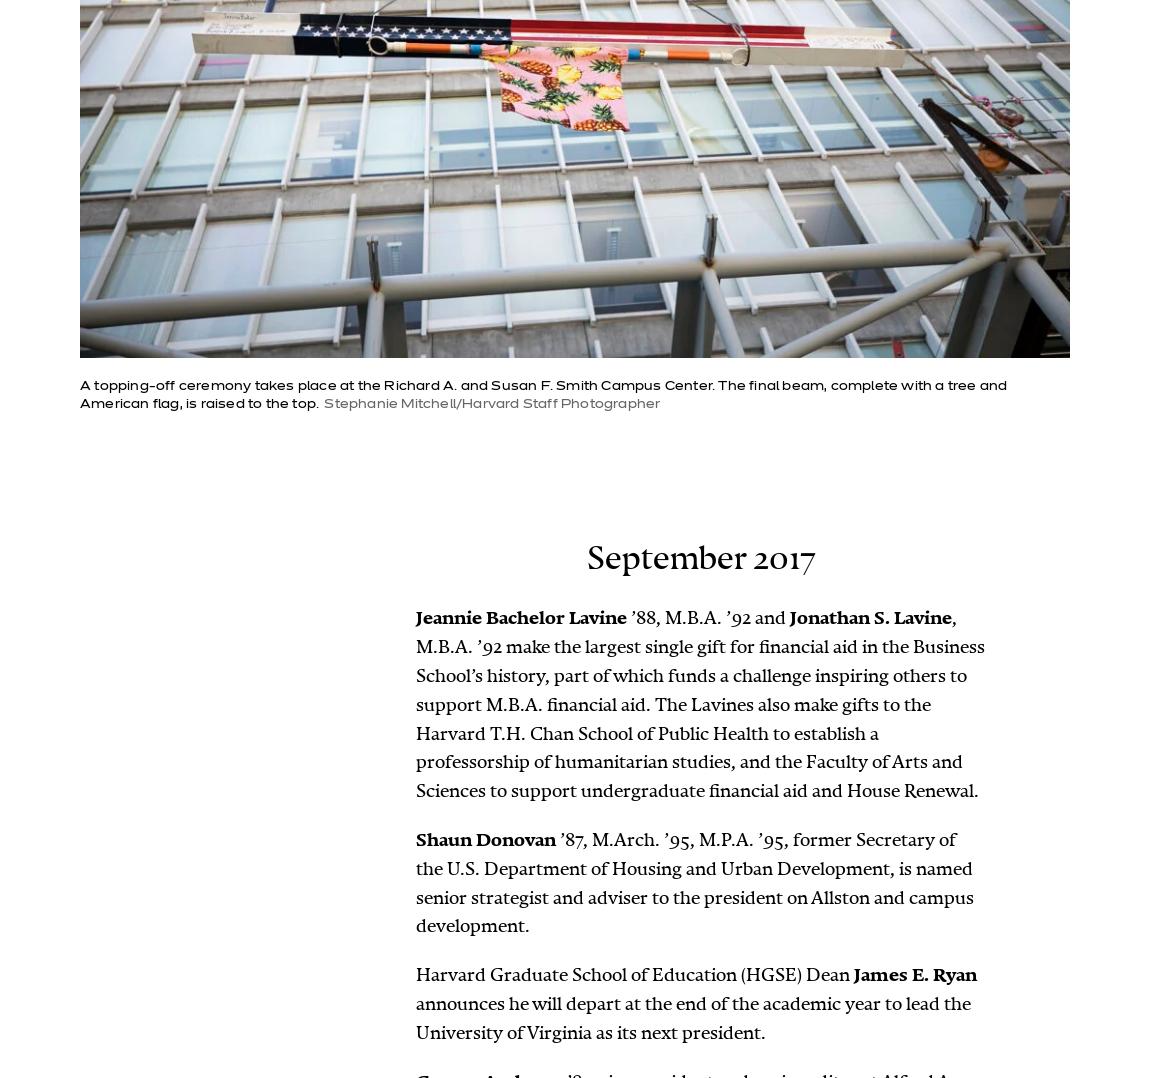 The height and width of the screenshot is (1078, 1150). I want to click on 'A topping-off ceremony takes place at the Richard A. and Susan F. Smith Campus Center. The final beam, complete with a tree and American flag, is raised to the top.', so click(79, 393).